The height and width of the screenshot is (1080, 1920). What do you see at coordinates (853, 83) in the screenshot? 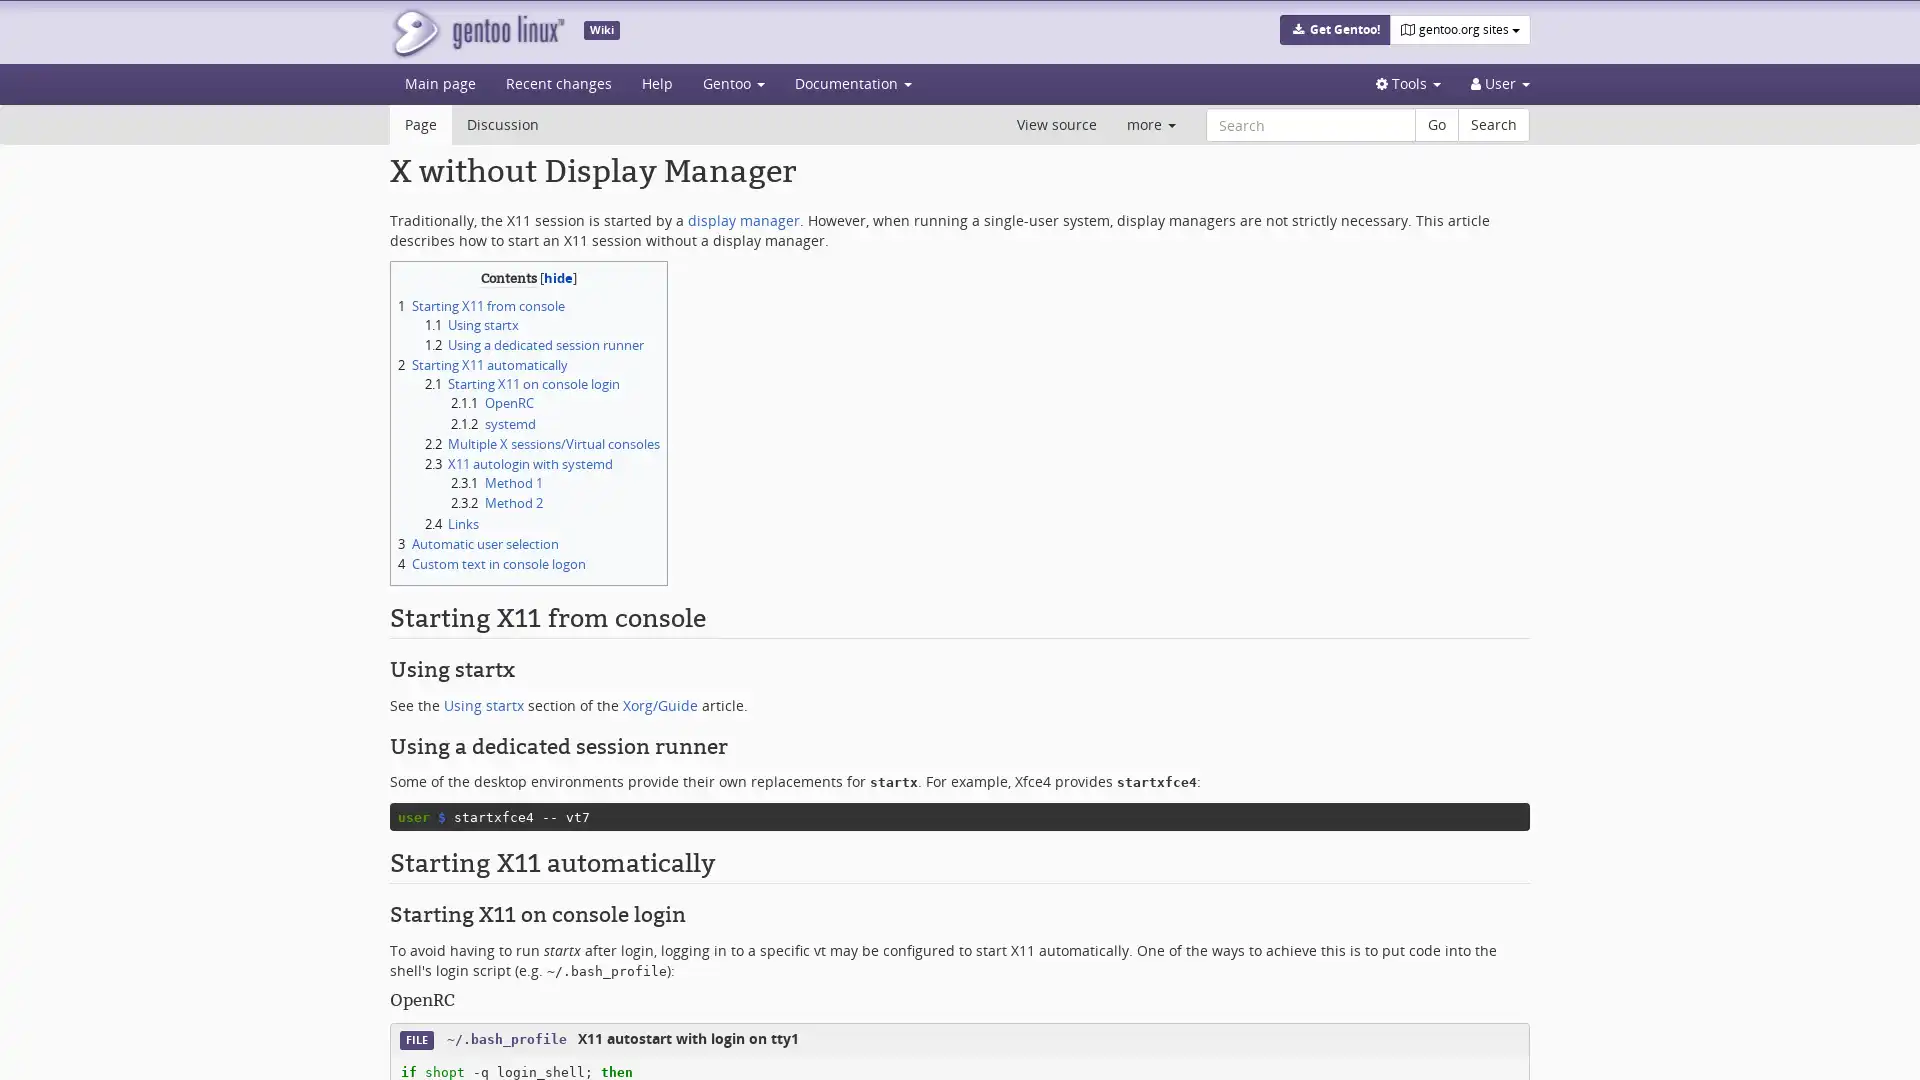
I see `Documentation` at bounding box center [853, 83].